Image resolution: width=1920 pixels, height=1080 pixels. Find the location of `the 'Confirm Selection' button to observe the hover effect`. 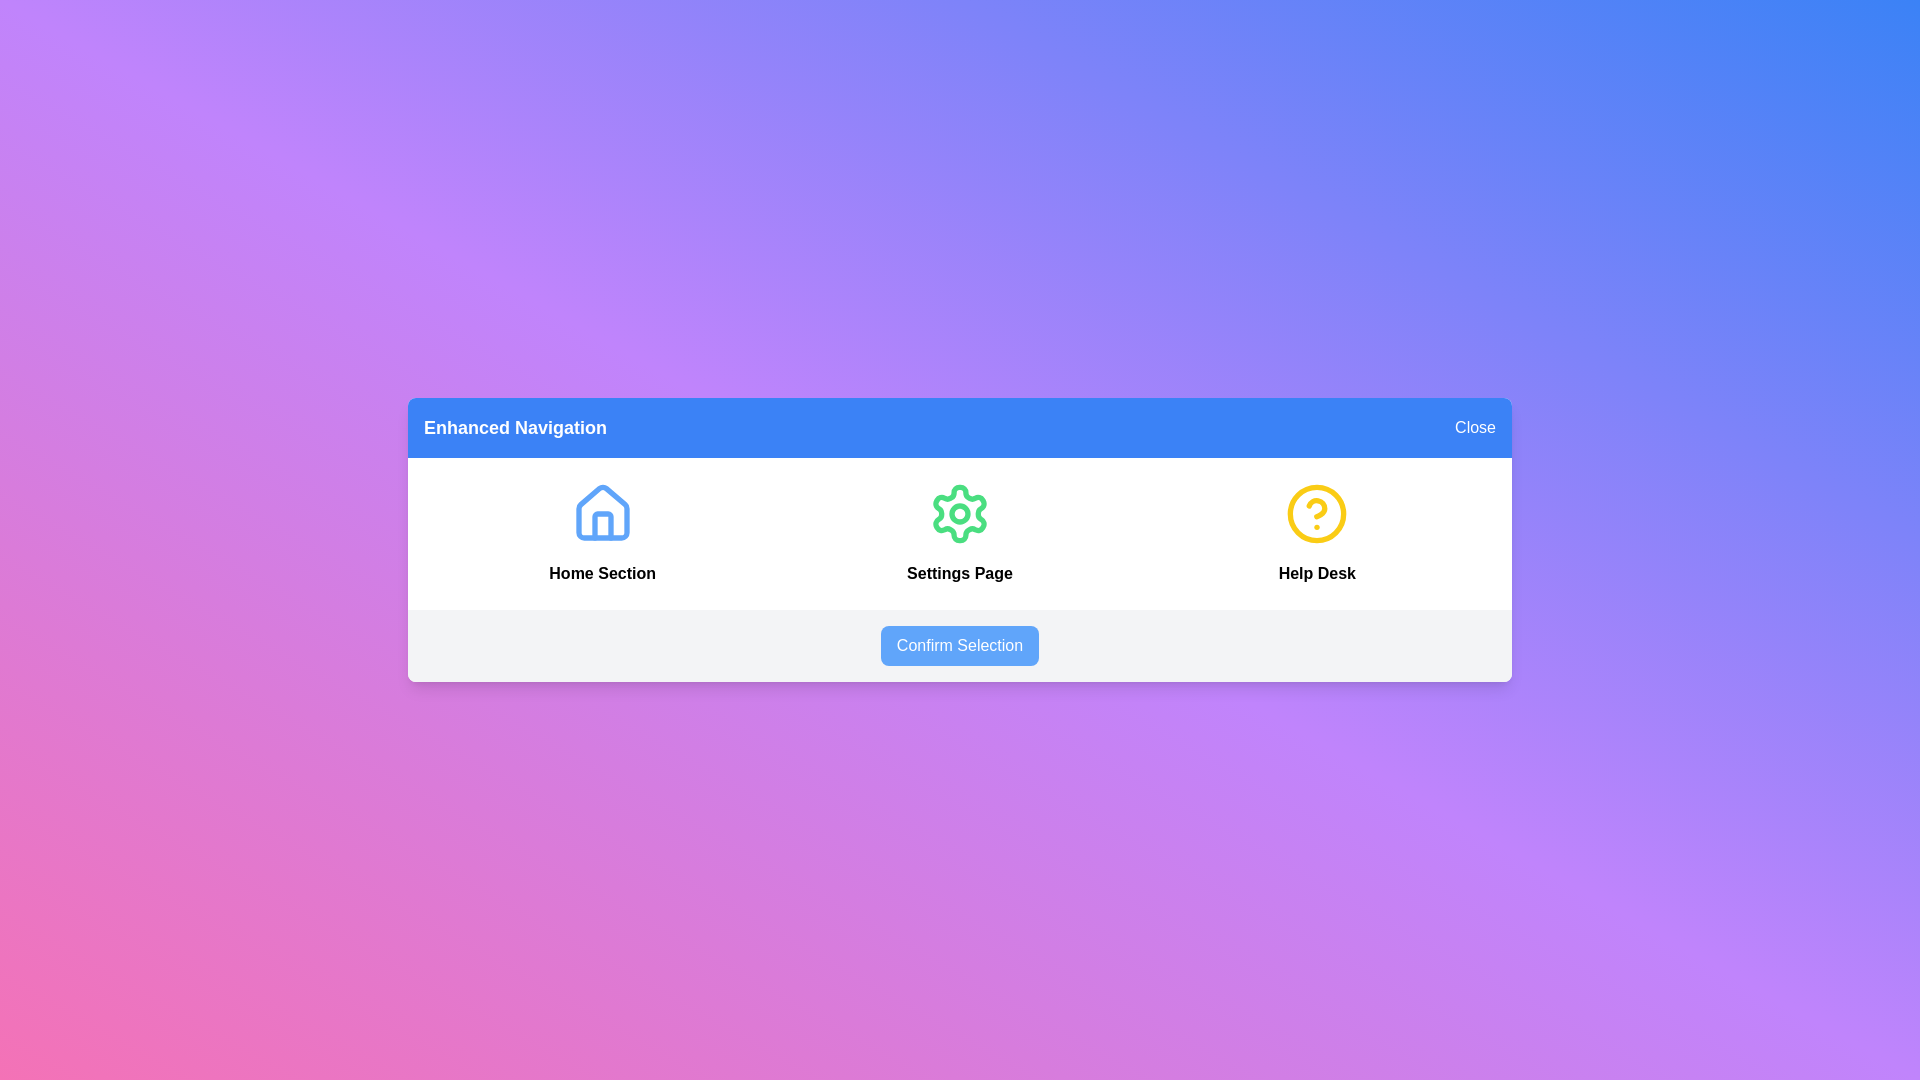

the 'Confirm Selection' button to observe the hover effect is located at coordinates (960, 645).